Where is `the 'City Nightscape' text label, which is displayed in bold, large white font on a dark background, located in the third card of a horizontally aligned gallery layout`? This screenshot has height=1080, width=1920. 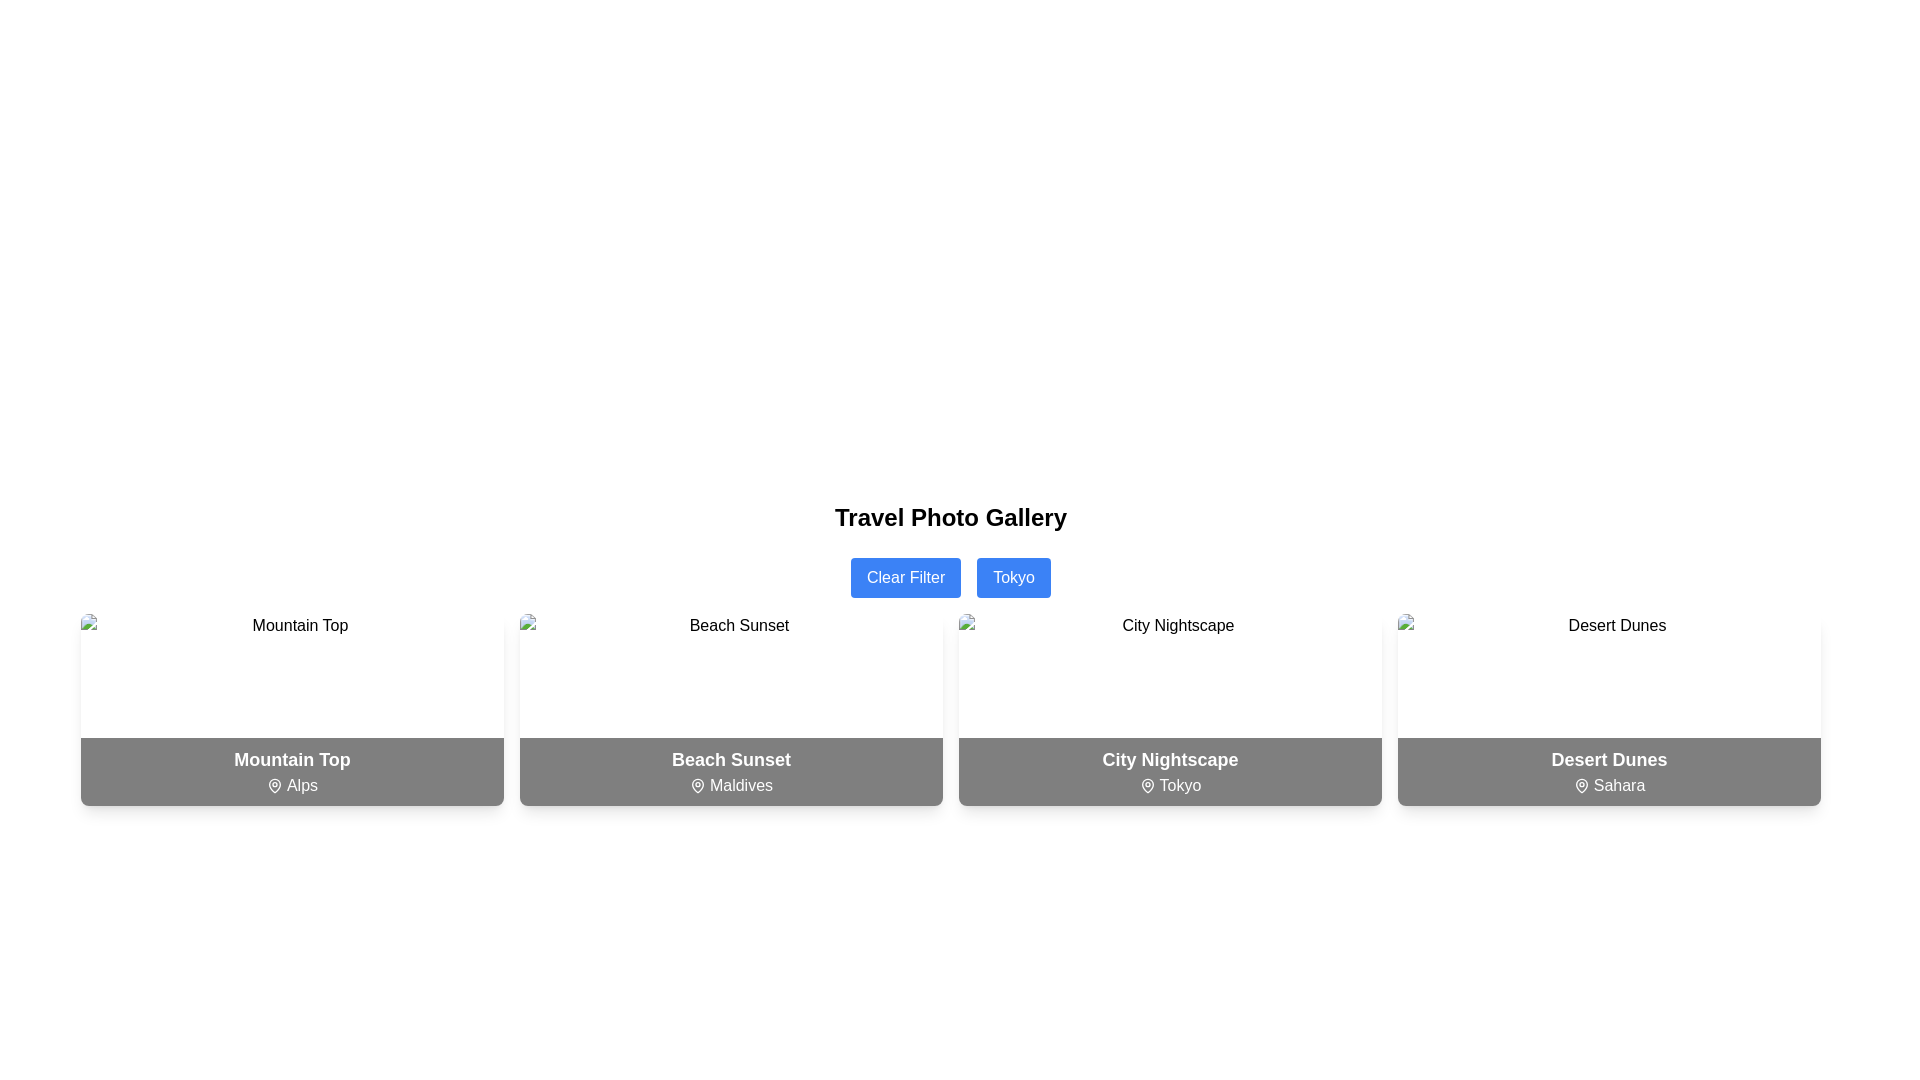
the 'City Nightscape' text label, which is displayed in bold, large white font on a dark background, located in the third card of a horizontally aligned gallery layout is located at coordinates (1170, 759).